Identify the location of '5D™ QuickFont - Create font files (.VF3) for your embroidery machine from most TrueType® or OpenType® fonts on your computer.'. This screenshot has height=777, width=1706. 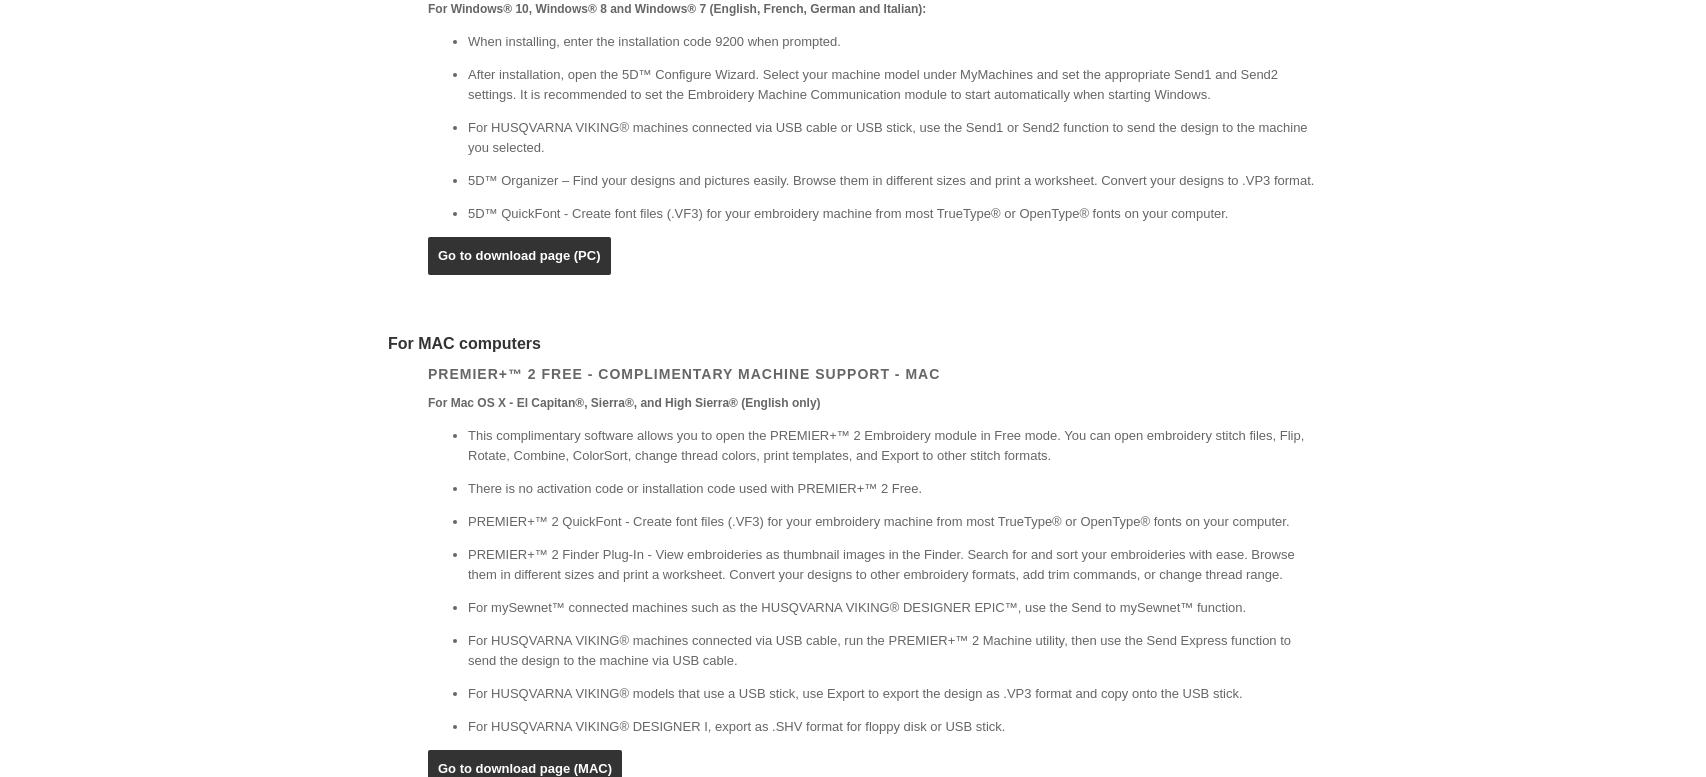
(847, 212).